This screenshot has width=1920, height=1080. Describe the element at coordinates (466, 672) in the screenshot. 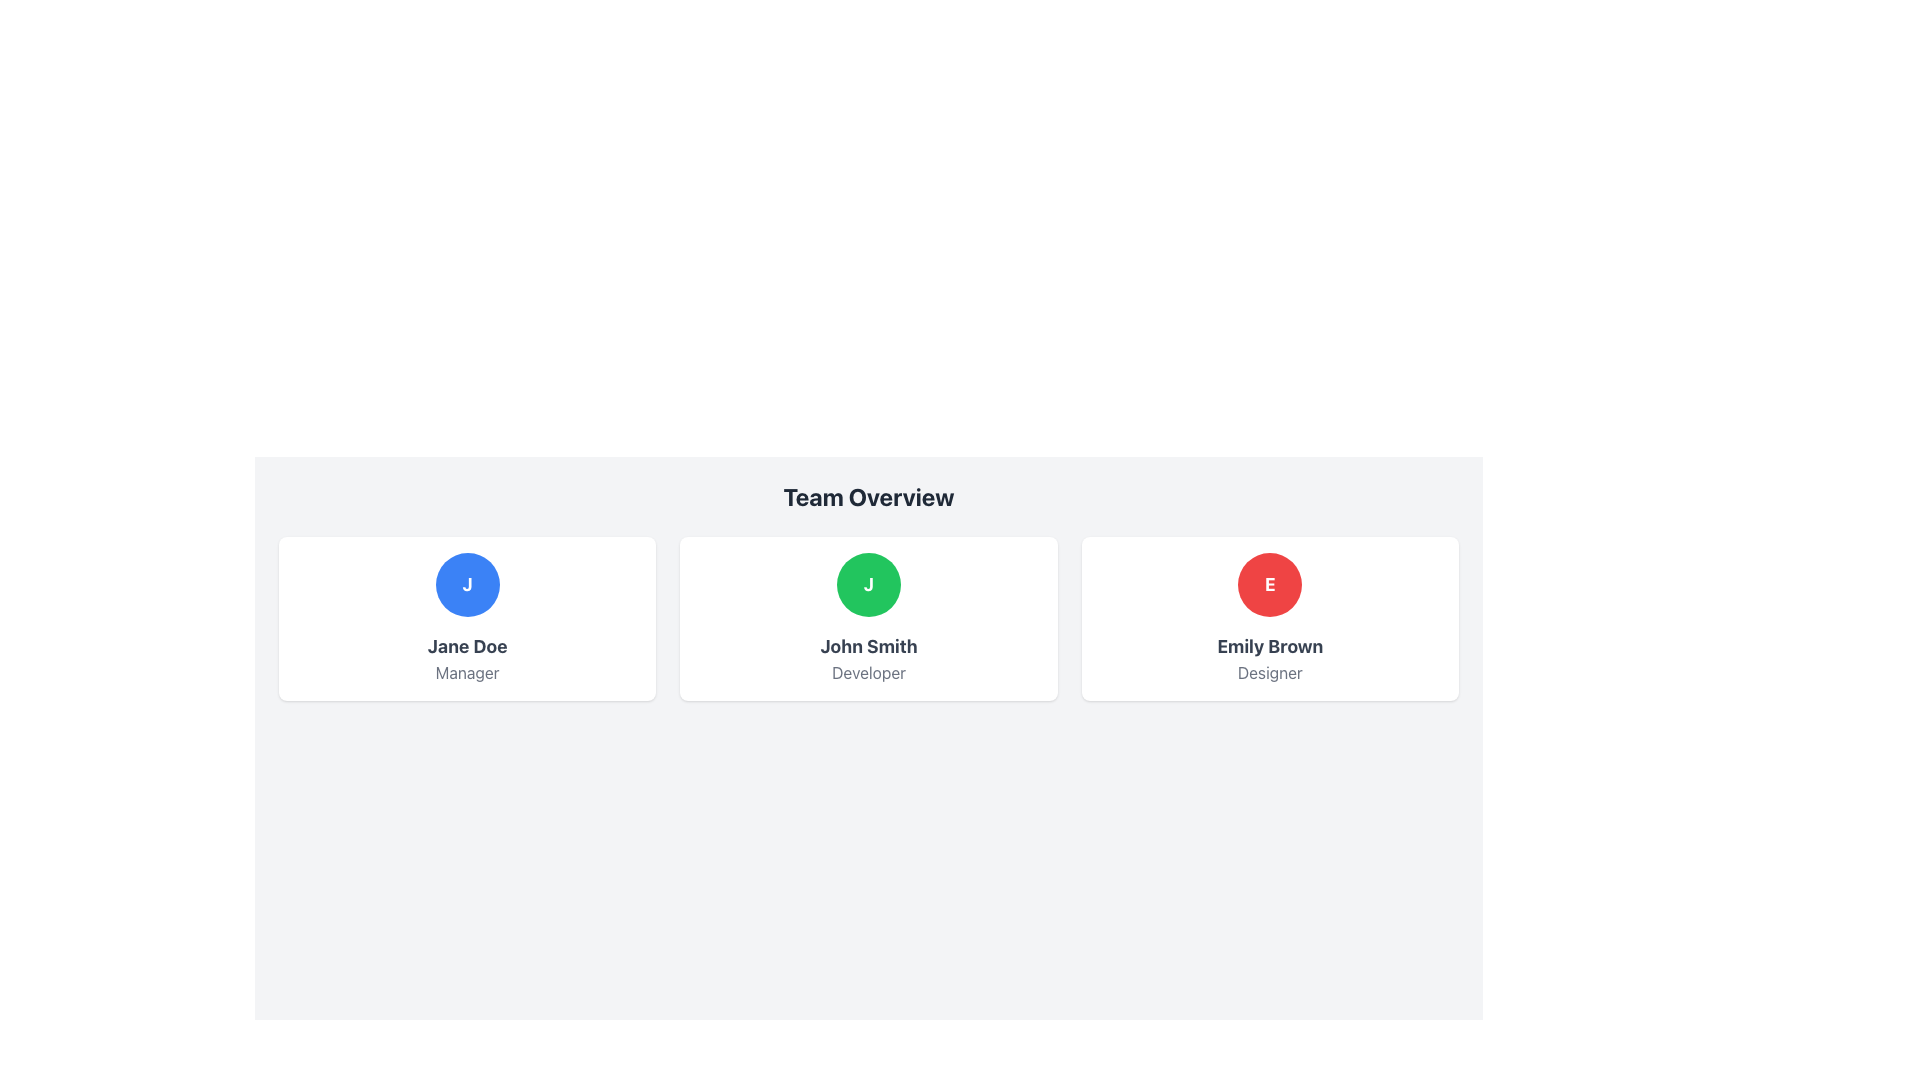

I see `the text label indicating the role or position of 'Jane Doe', which is centrally located within the card beneath her name` at that location.